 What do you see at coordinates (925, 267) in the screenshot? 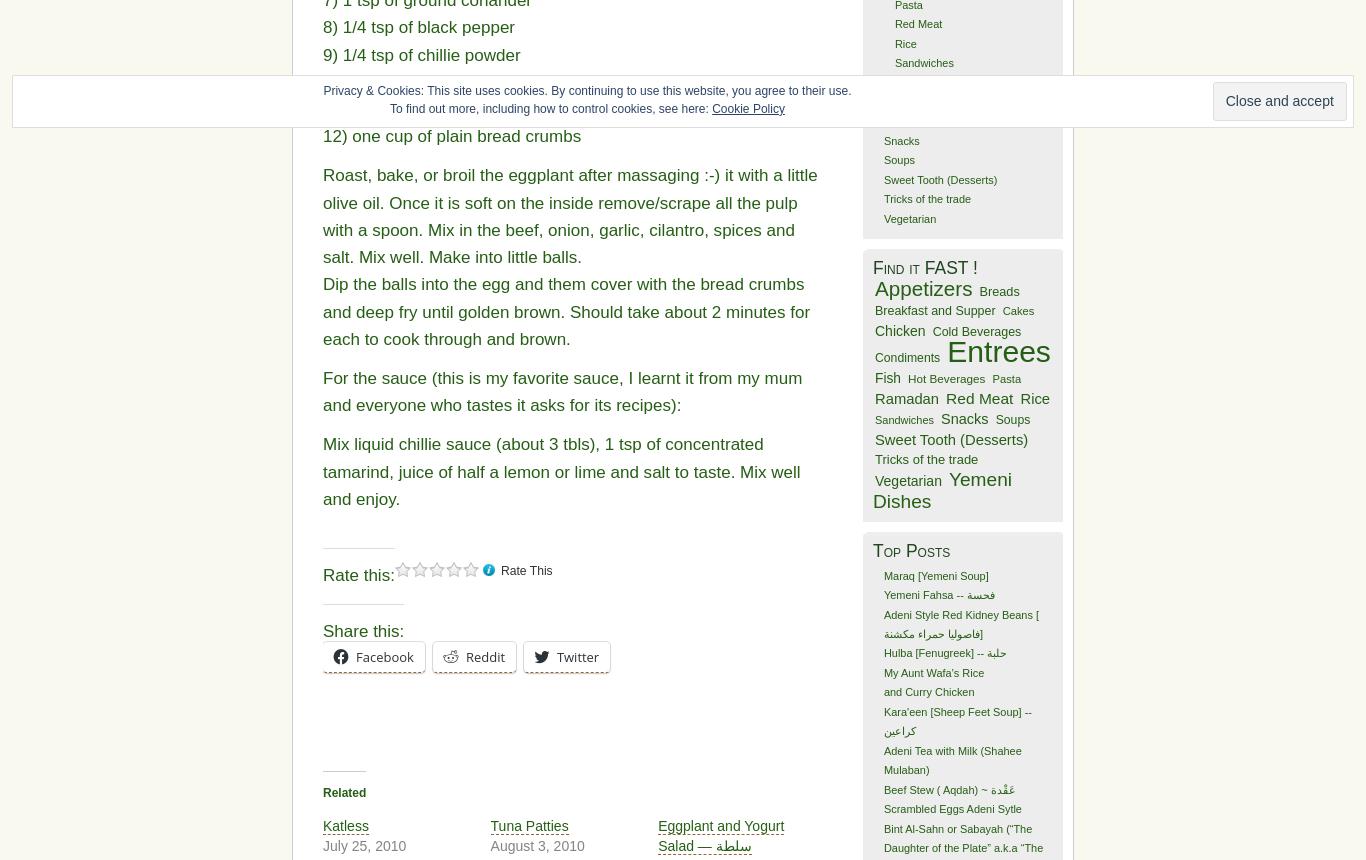
I see `'Find it FAST !'` at bounding box center [925, 267].